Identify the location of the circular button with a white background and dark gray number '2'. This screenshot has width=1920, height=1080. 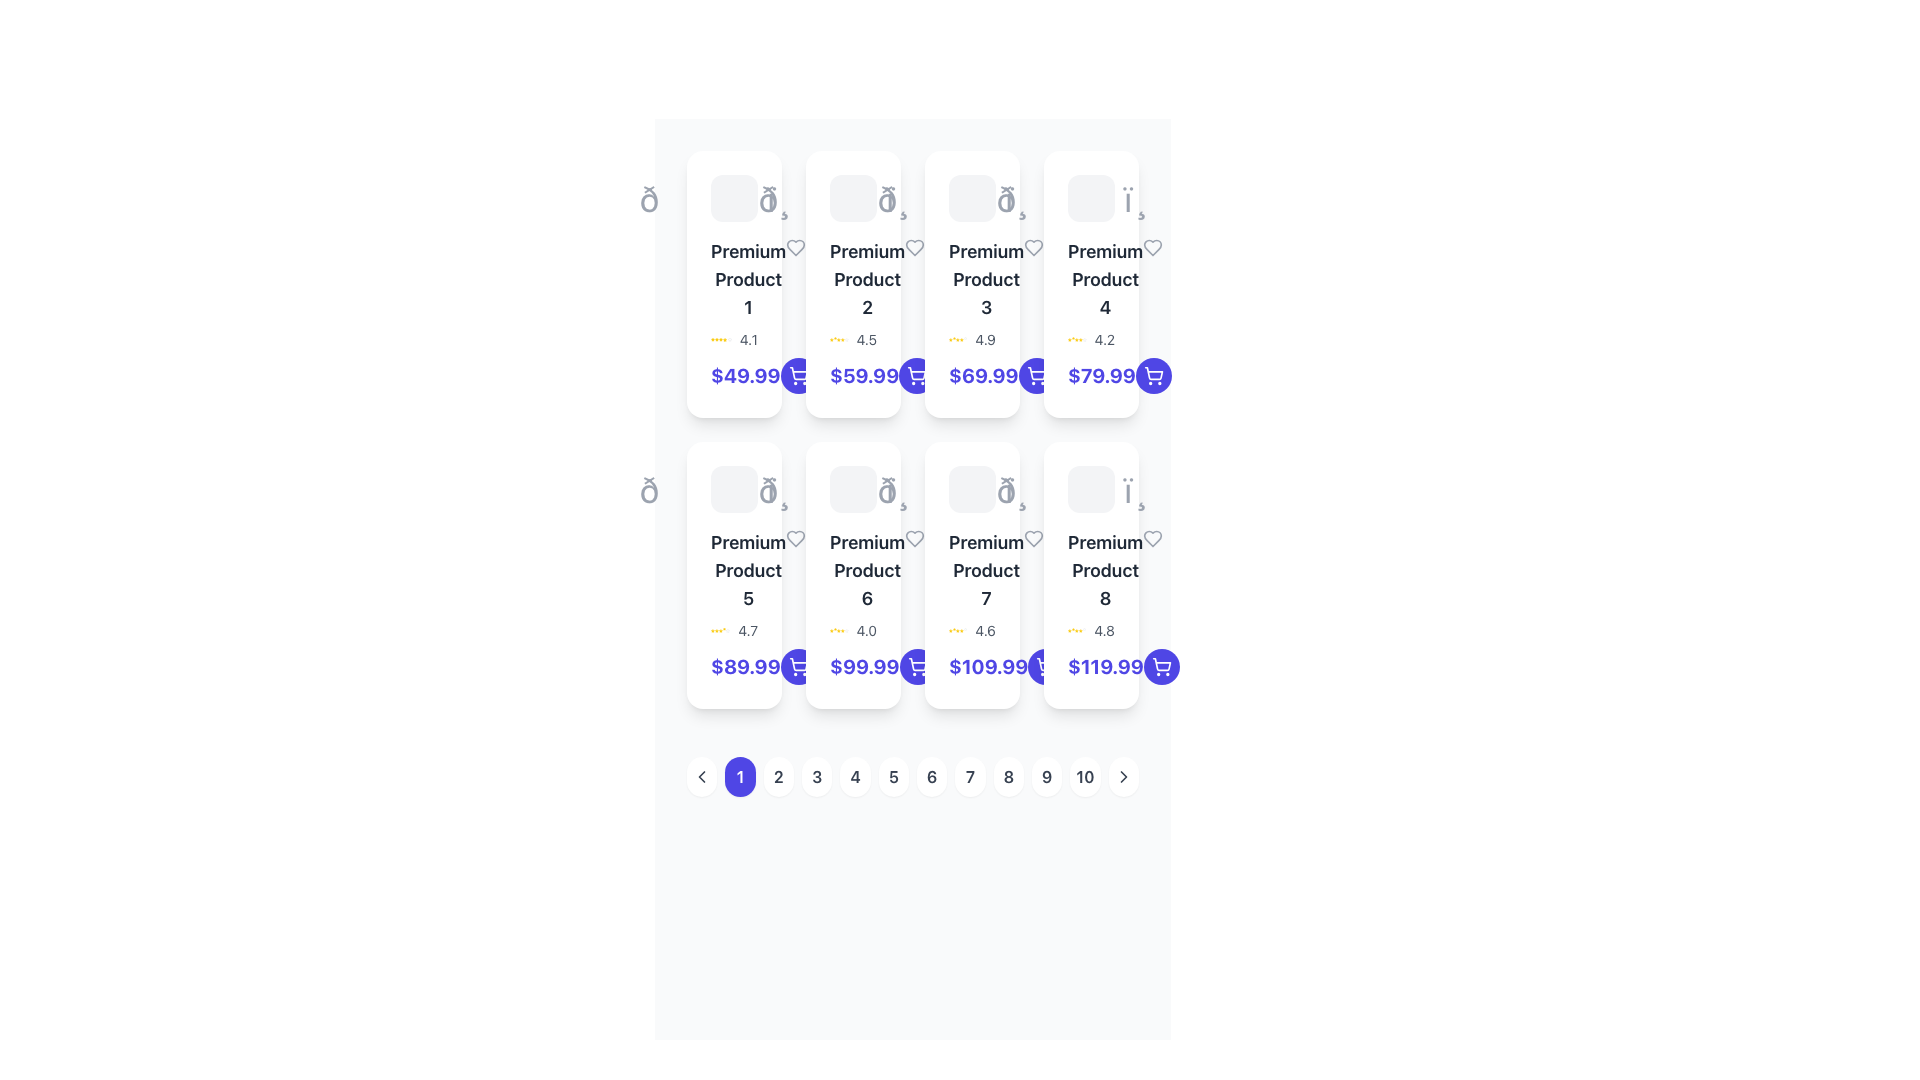
(777, 775).